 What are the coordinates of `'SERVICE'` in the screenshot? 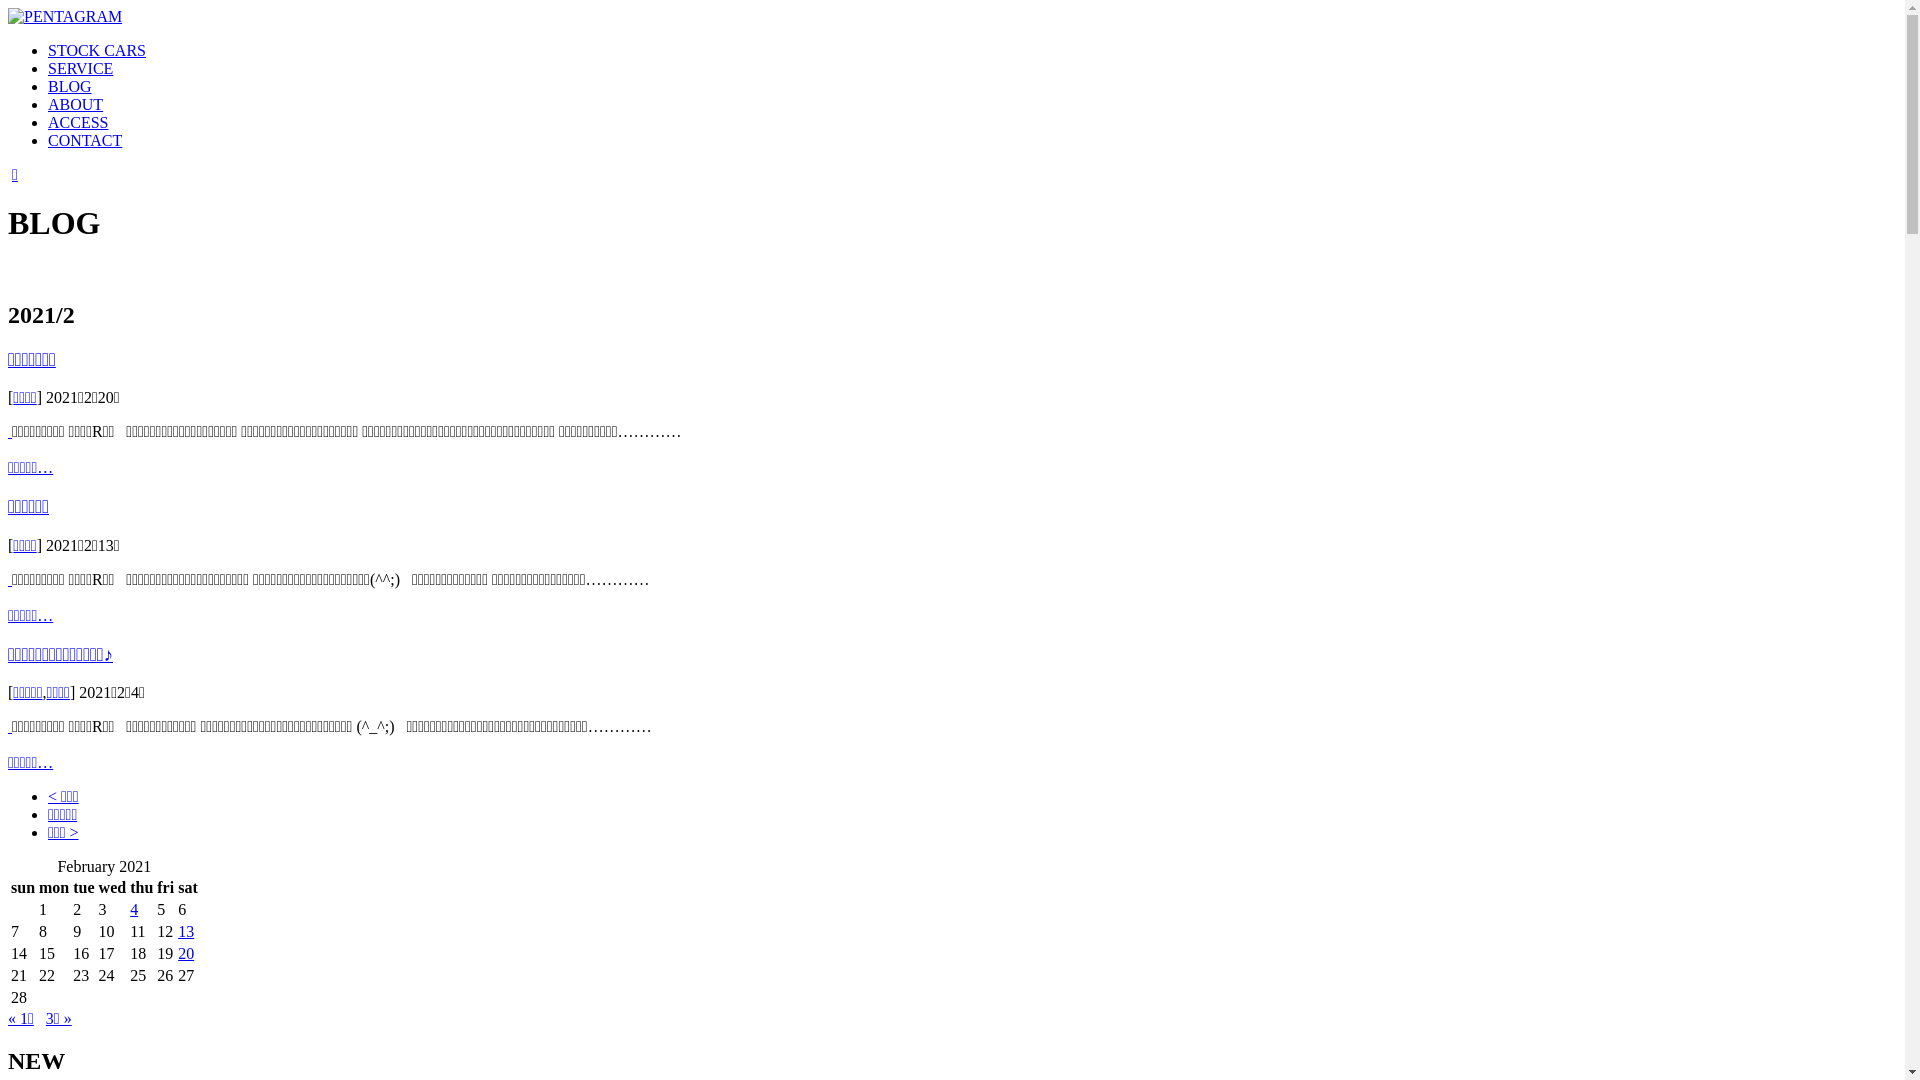 It's located at (80, 67).